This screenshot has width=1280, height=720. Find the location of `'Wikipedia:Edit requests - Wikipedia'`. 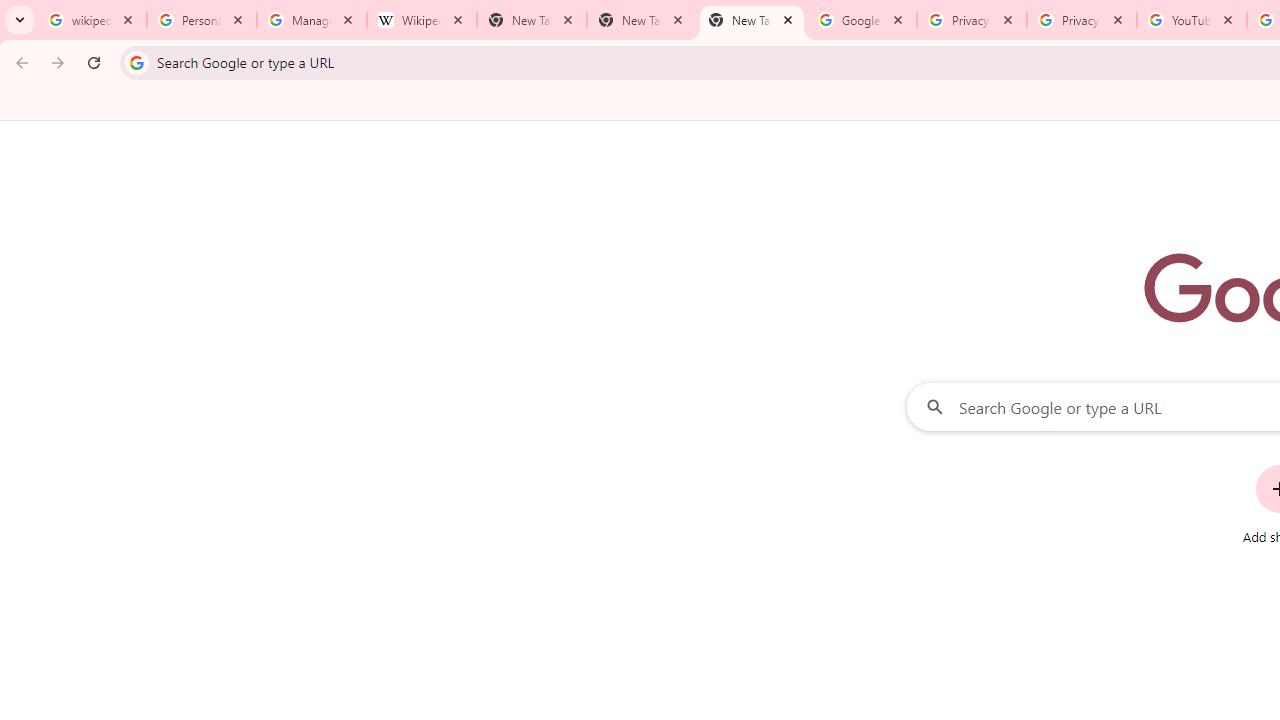

'Wikipedia:Edit requests - Wikipedia' is located at coordinates (421, 20).